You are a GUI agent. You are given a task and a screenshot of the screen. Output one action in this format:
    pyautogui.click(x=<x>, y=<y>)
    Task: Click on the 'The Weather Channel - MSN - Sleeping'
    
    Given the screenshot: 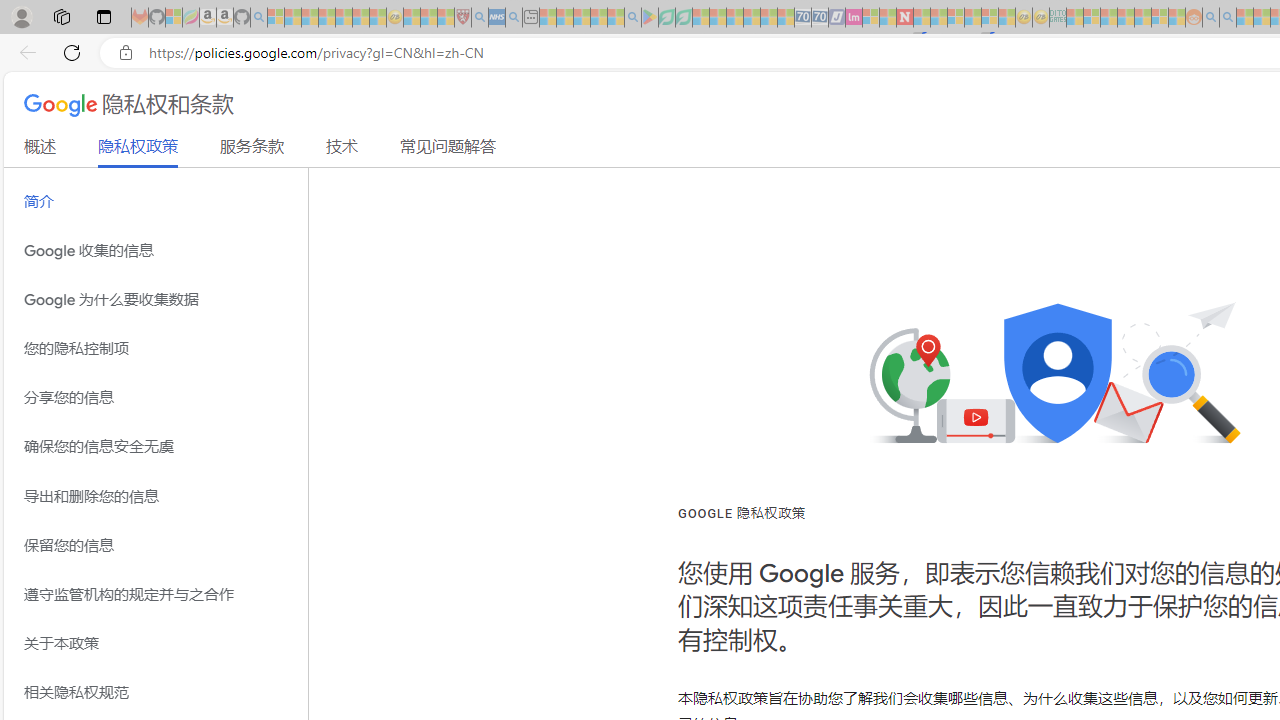 What is the action you would take?
    pyautogui.click(x=308, y=17)
    